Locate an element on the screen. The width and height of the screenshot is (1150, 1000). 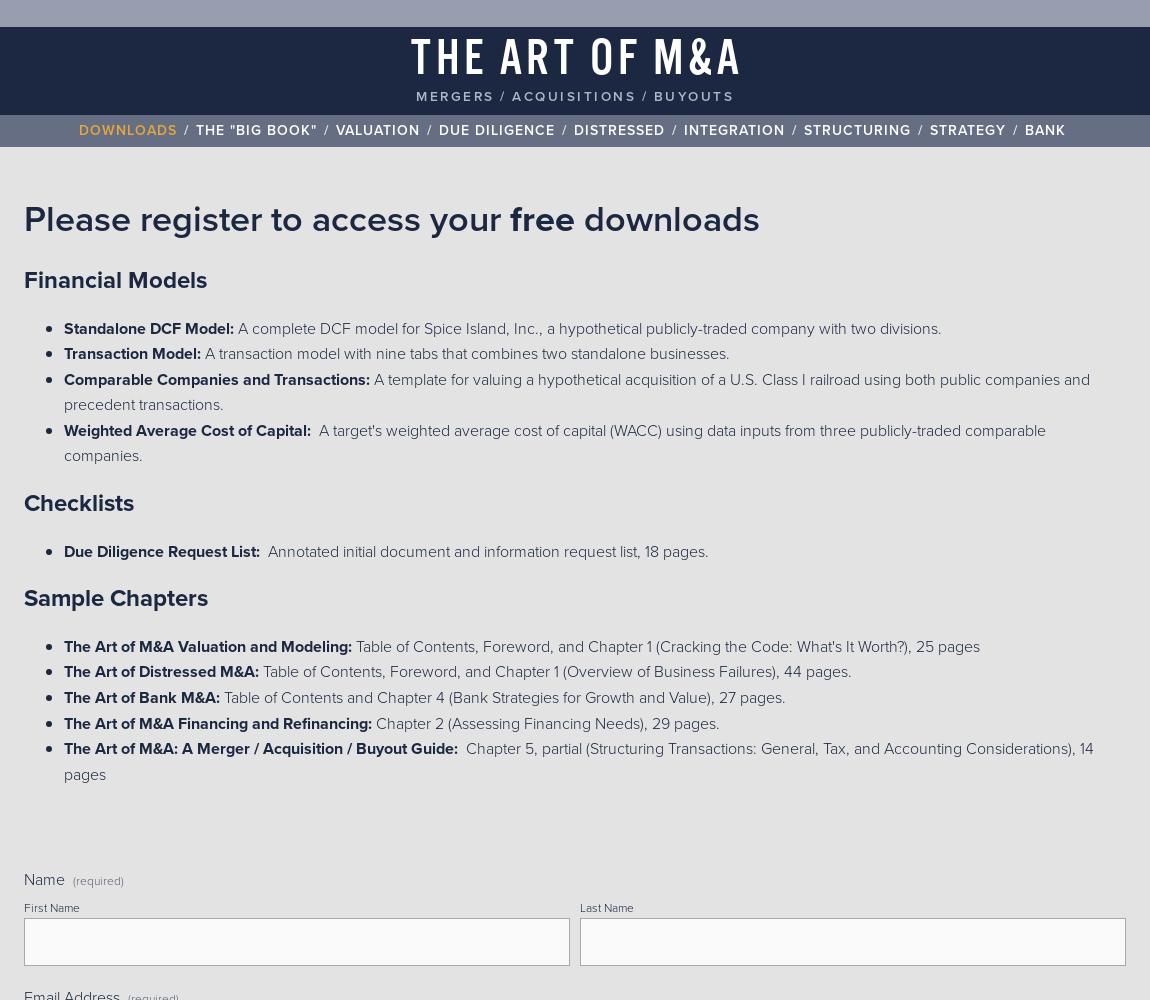
'Distressed' is located at coordinates (573, 129).